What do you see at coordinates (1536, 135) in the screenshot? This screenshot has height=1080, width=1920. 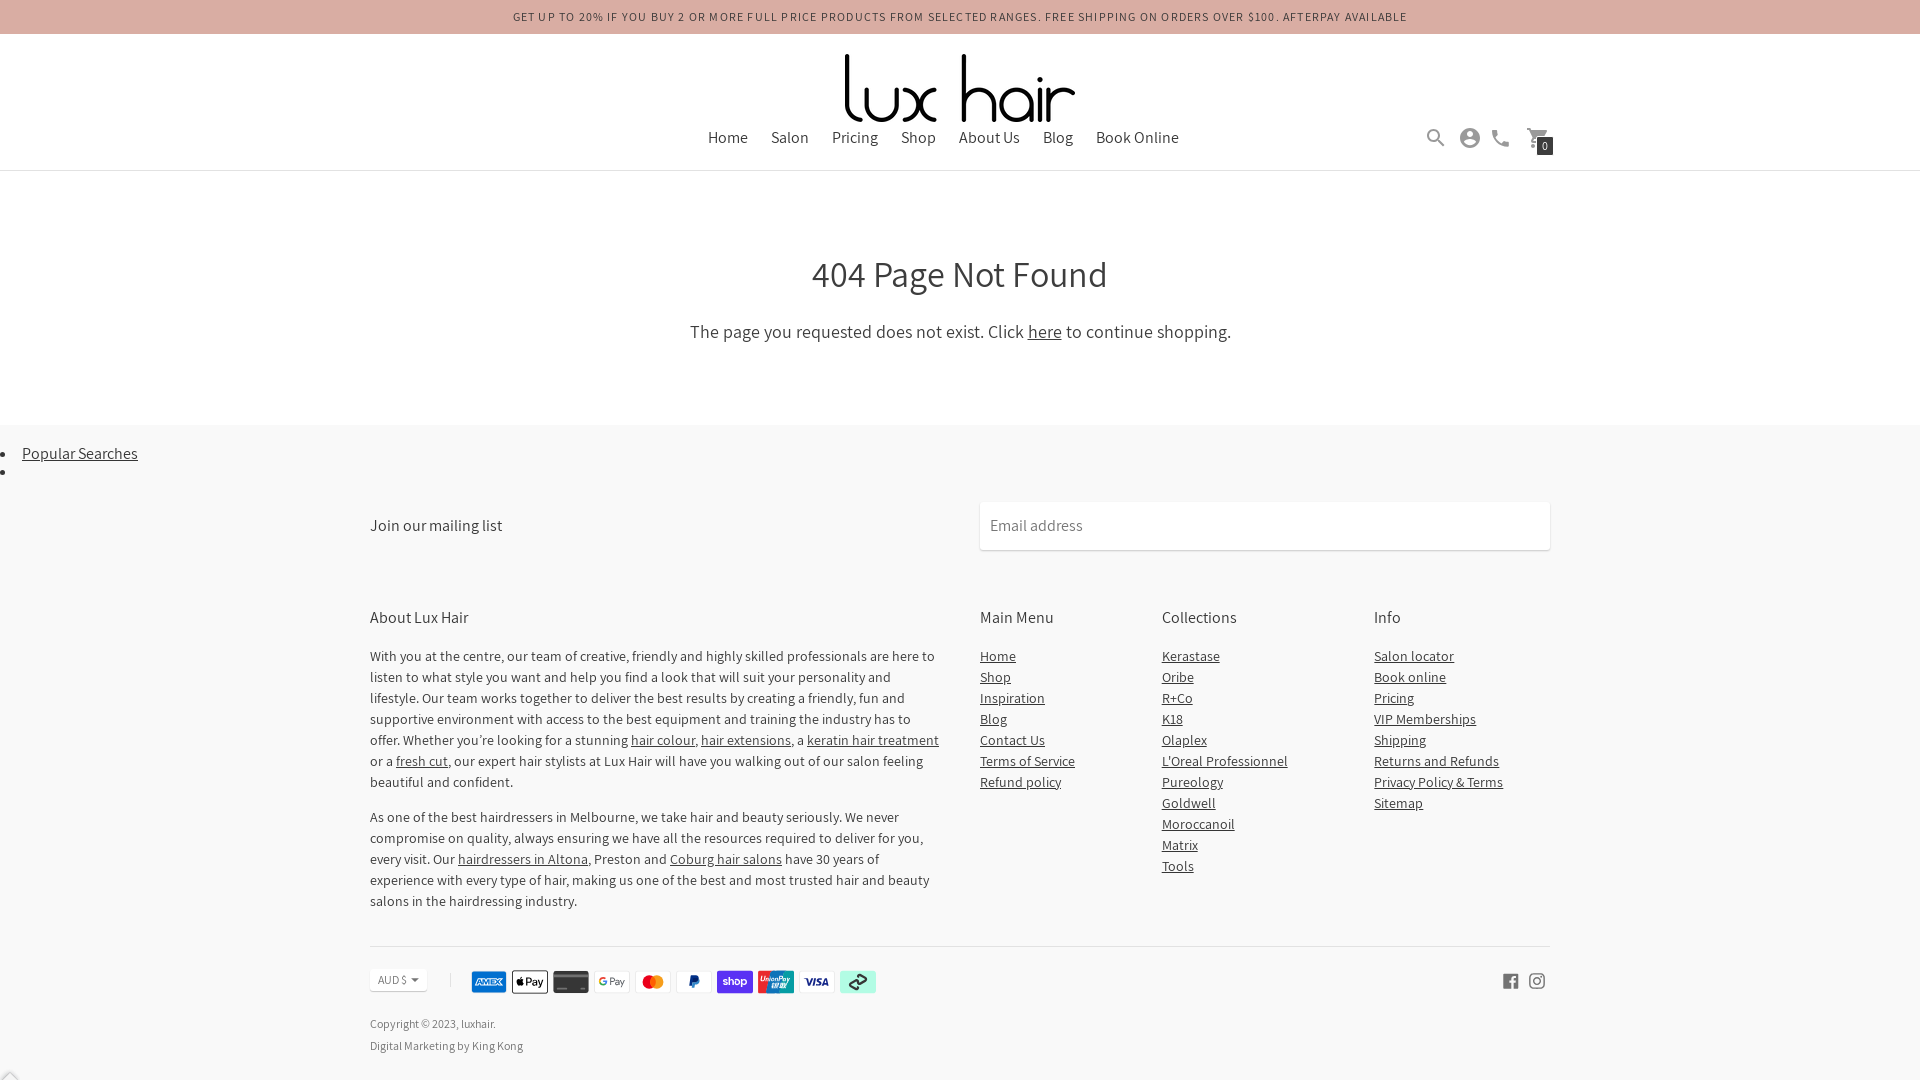 I see `'0'` at bounding box center [1536, 135].